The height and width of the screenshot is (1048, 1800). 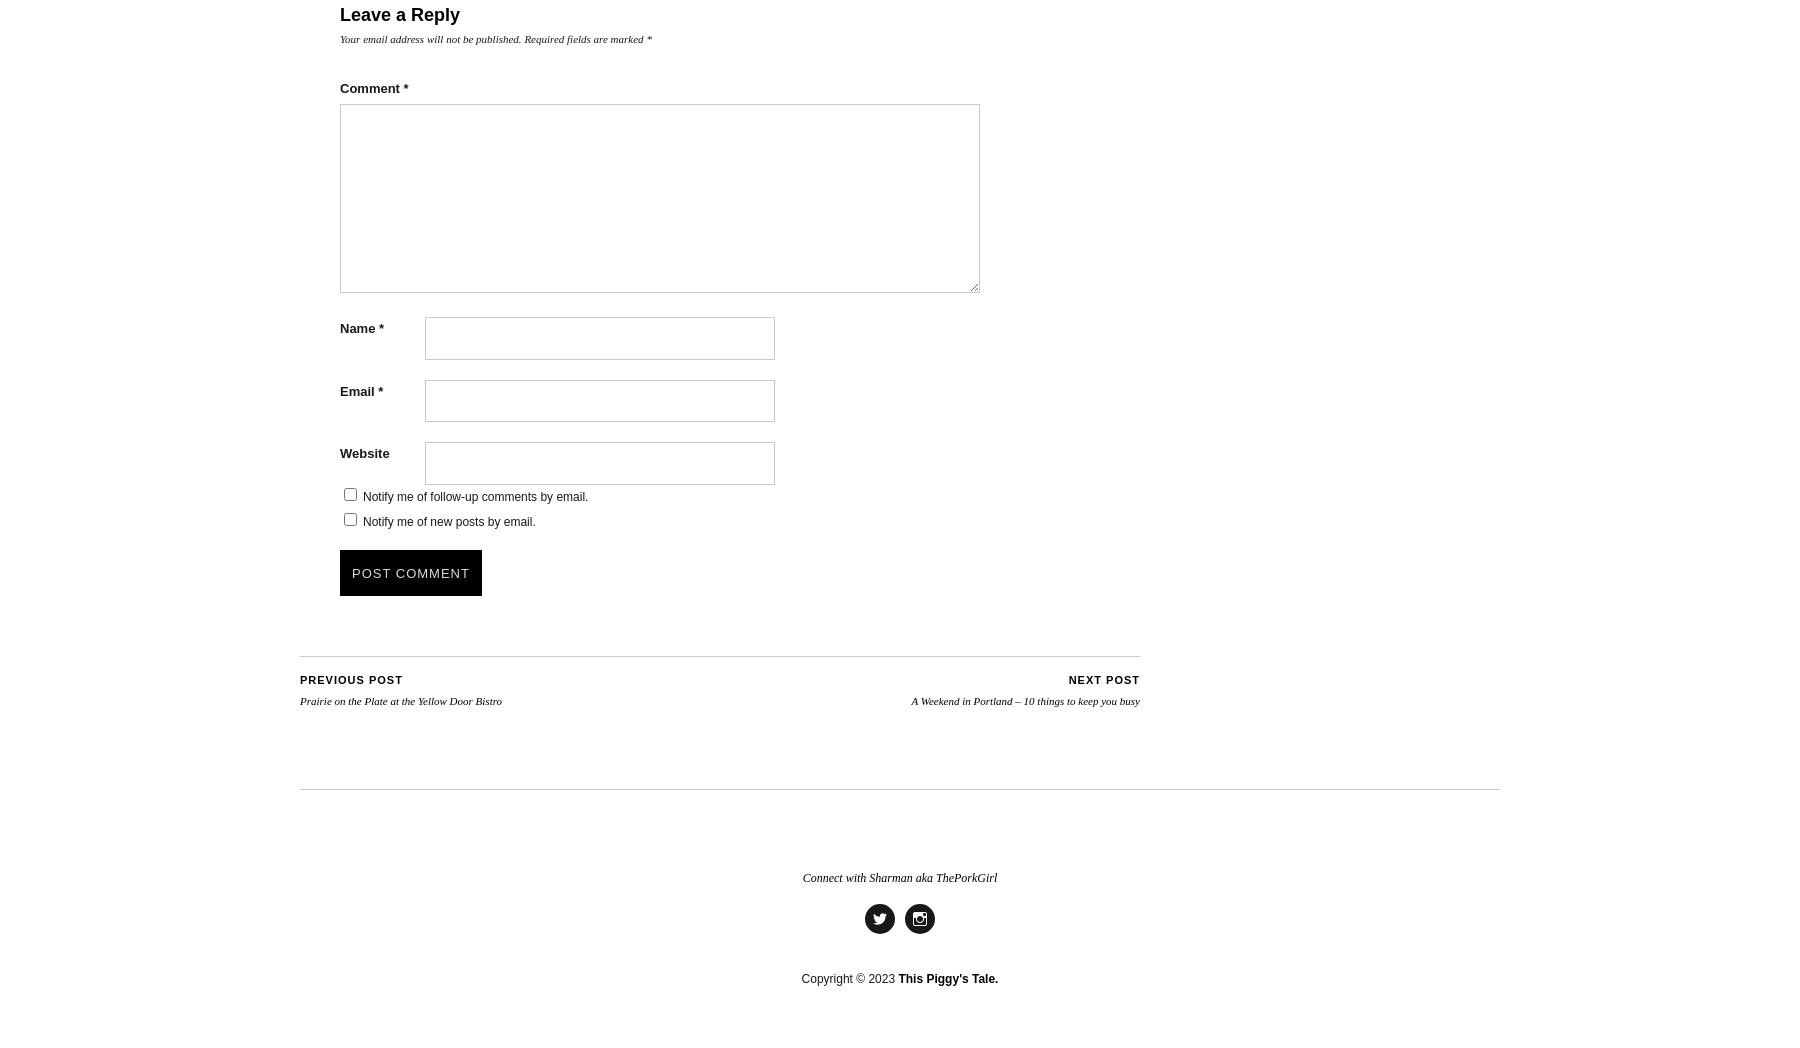 What do you see at coordinates (299, 698) in the screenshot?
I see `'Prairie on the Plate at the Yellow Door Bistro'` at bounding box center [299, 698].